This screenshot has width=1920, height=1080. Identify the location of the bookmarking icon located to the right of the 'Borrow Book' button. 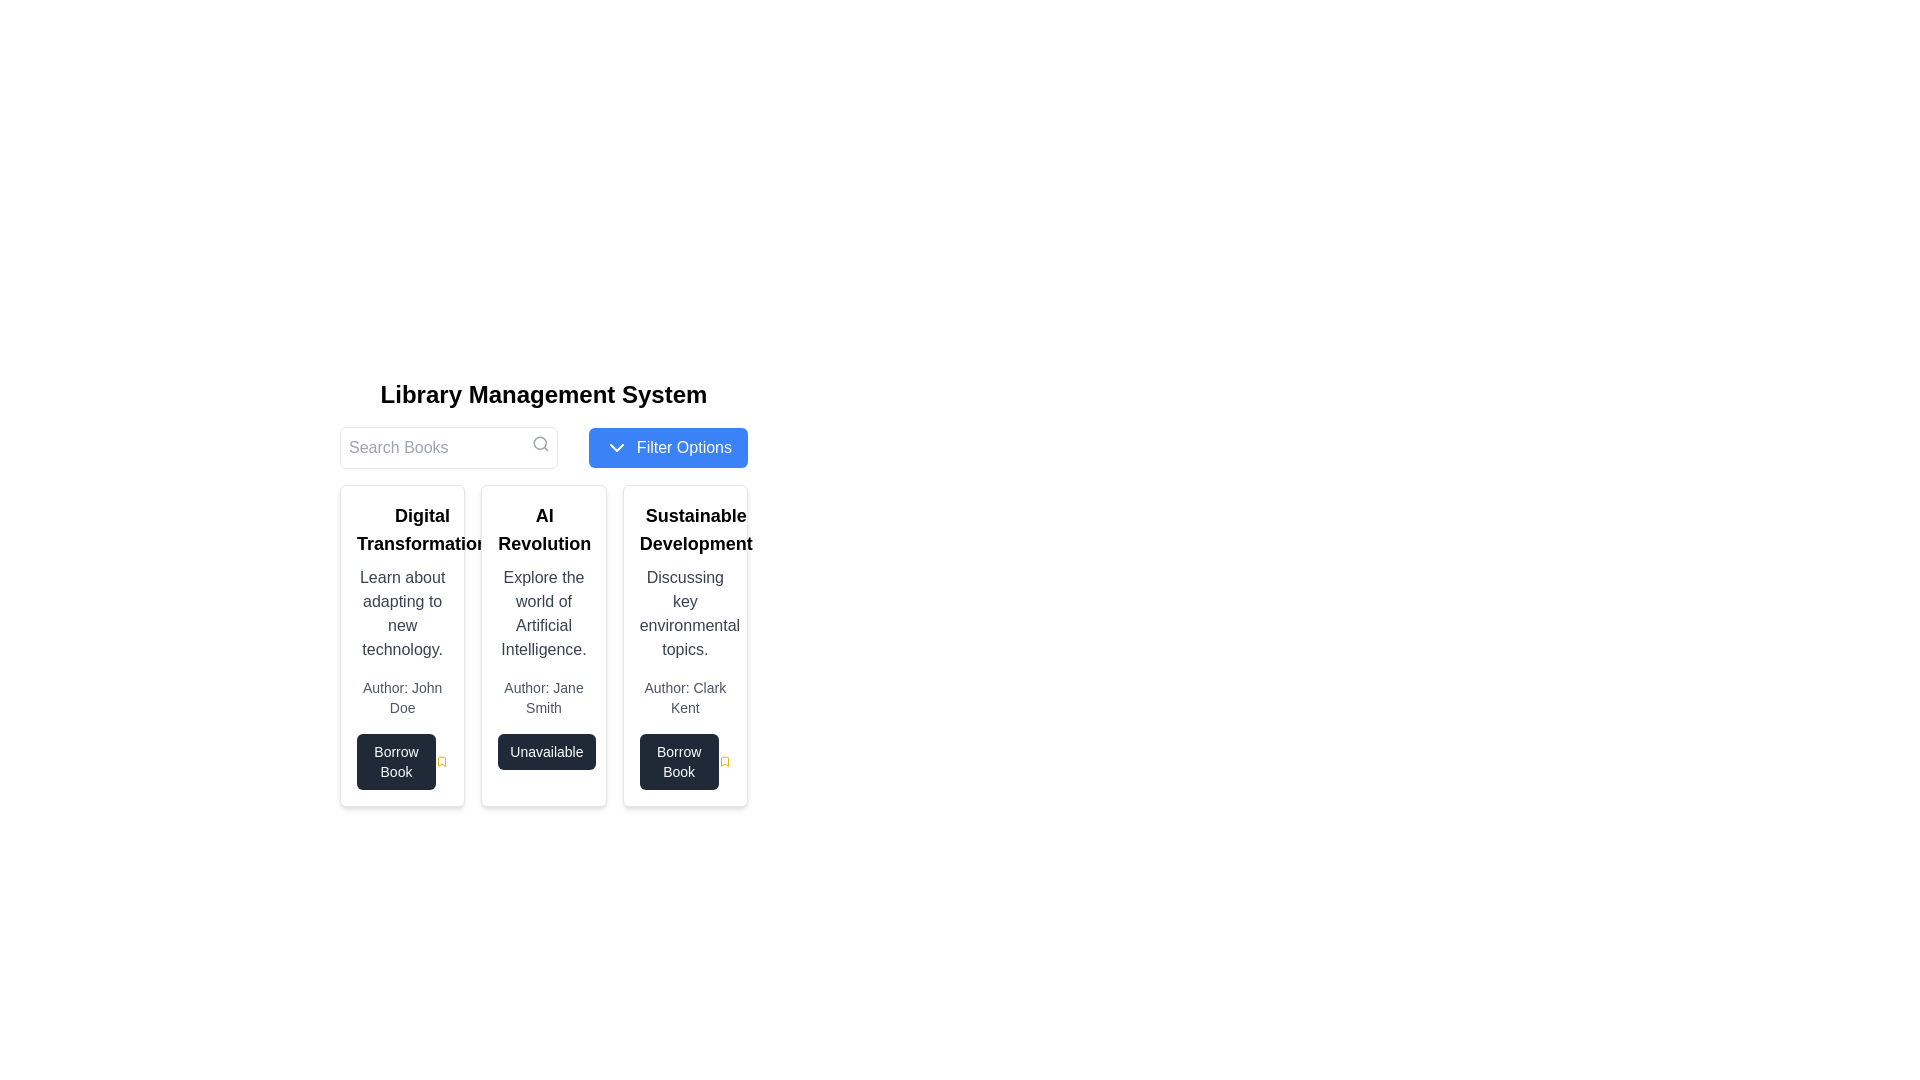
(723, 762).